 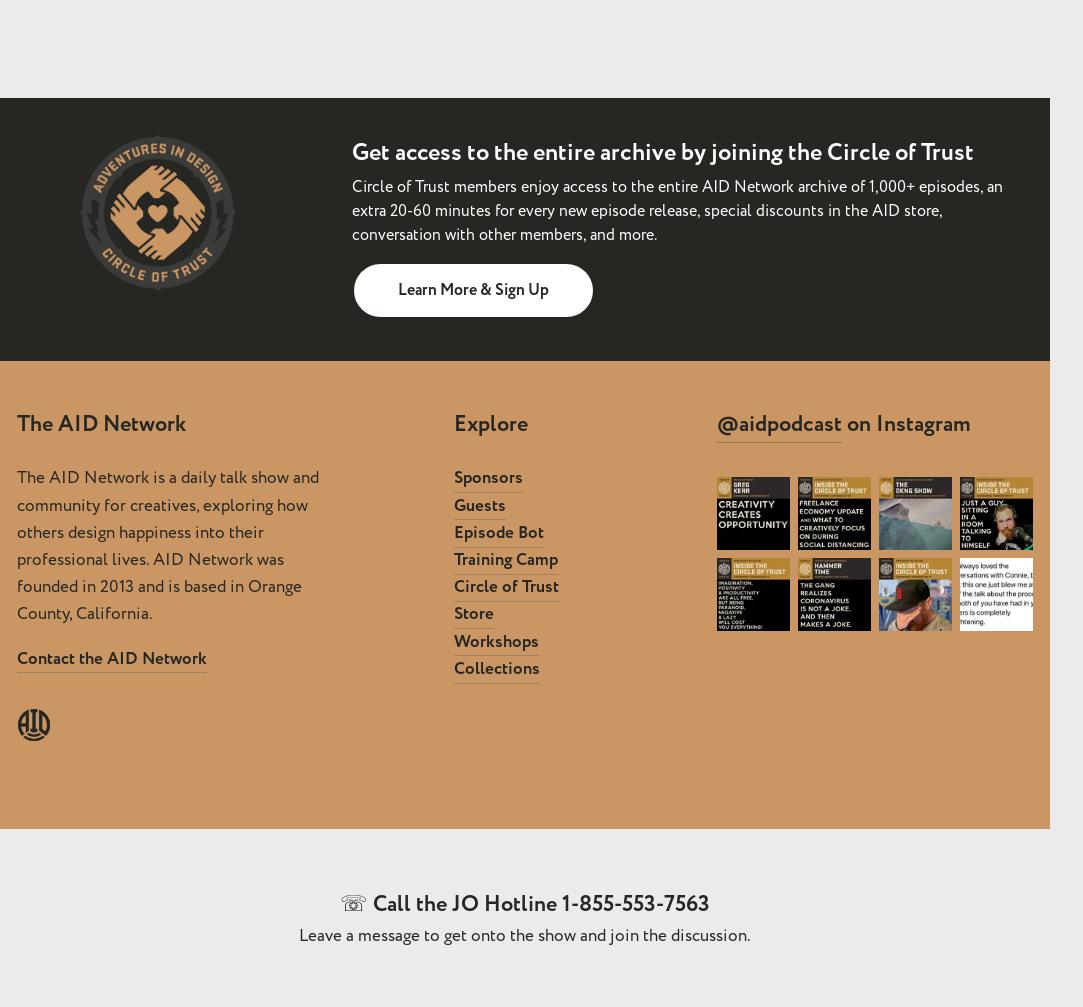 What do you see at coordinates (506, 586) in the screenshot?
I see `'Circle of Trust'` at bounding box center [506, 586].